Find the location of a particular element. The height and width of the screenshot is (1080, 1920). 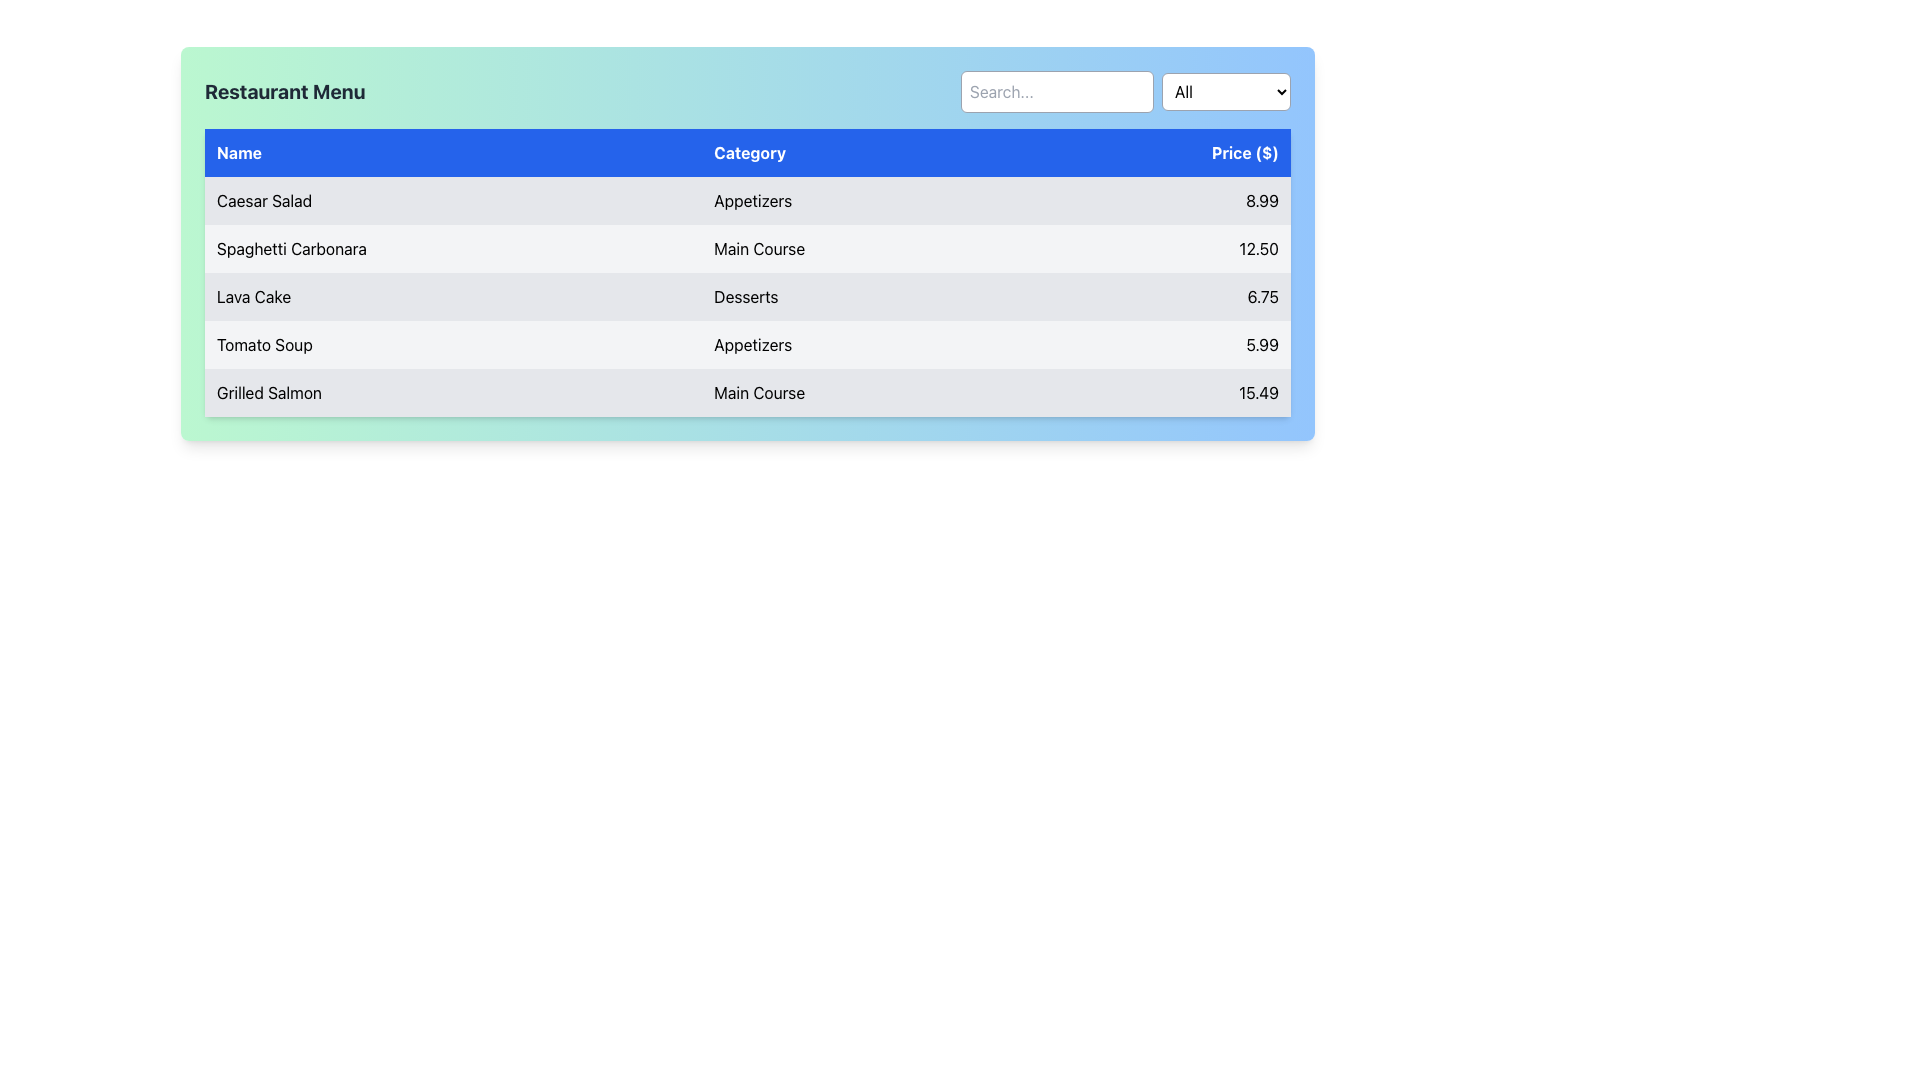

the third table row containing 'Lava Cake', 'Desserts', and the price '6.75' is located at coordinates (747, 297).